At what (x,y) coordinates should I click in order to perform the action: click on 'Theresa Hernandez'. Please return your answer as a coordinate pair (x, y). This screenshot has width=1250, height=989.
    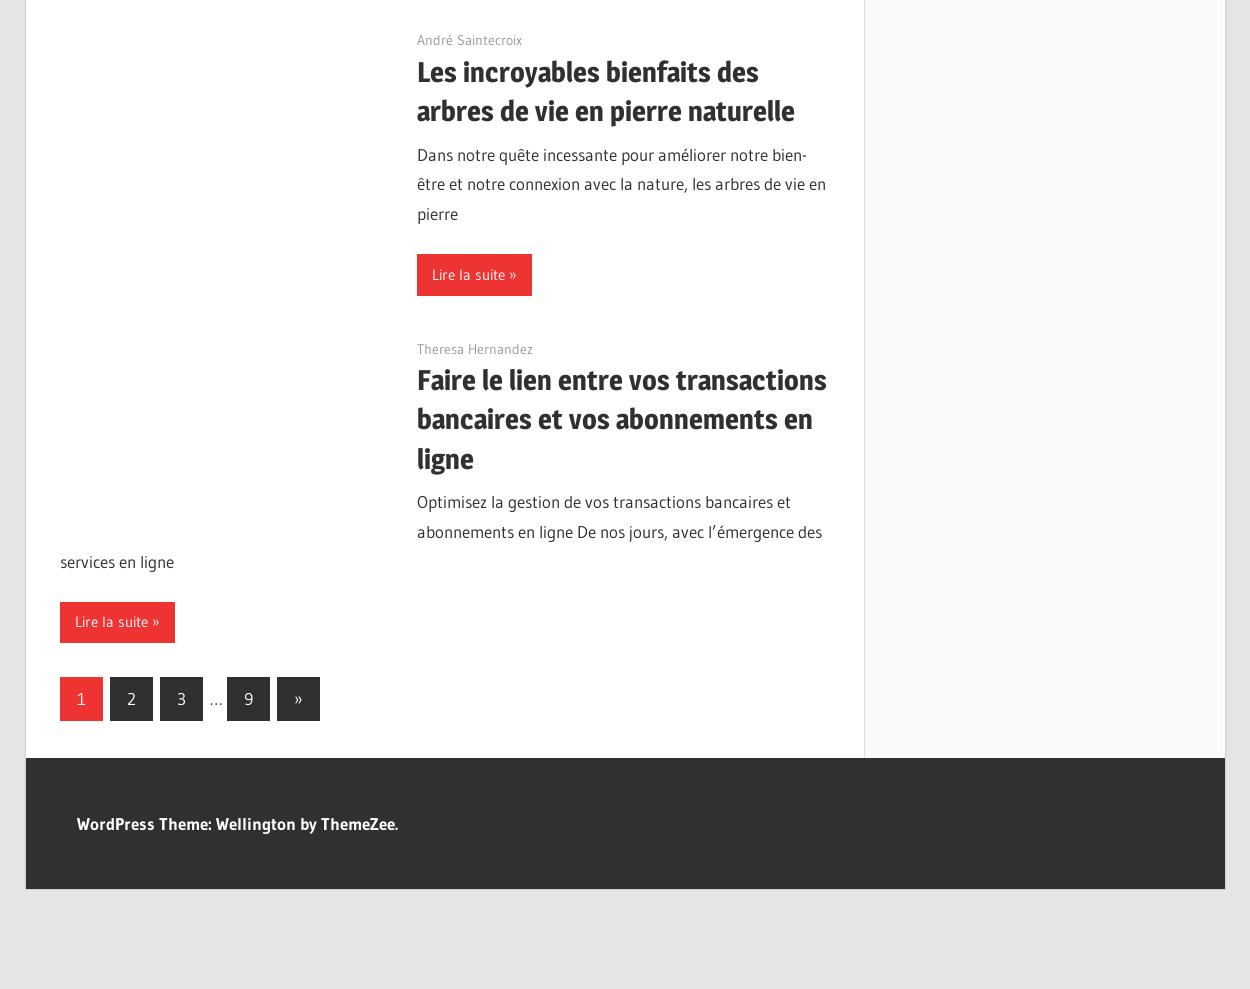
    Looking at the image, I should click on (474, 347).